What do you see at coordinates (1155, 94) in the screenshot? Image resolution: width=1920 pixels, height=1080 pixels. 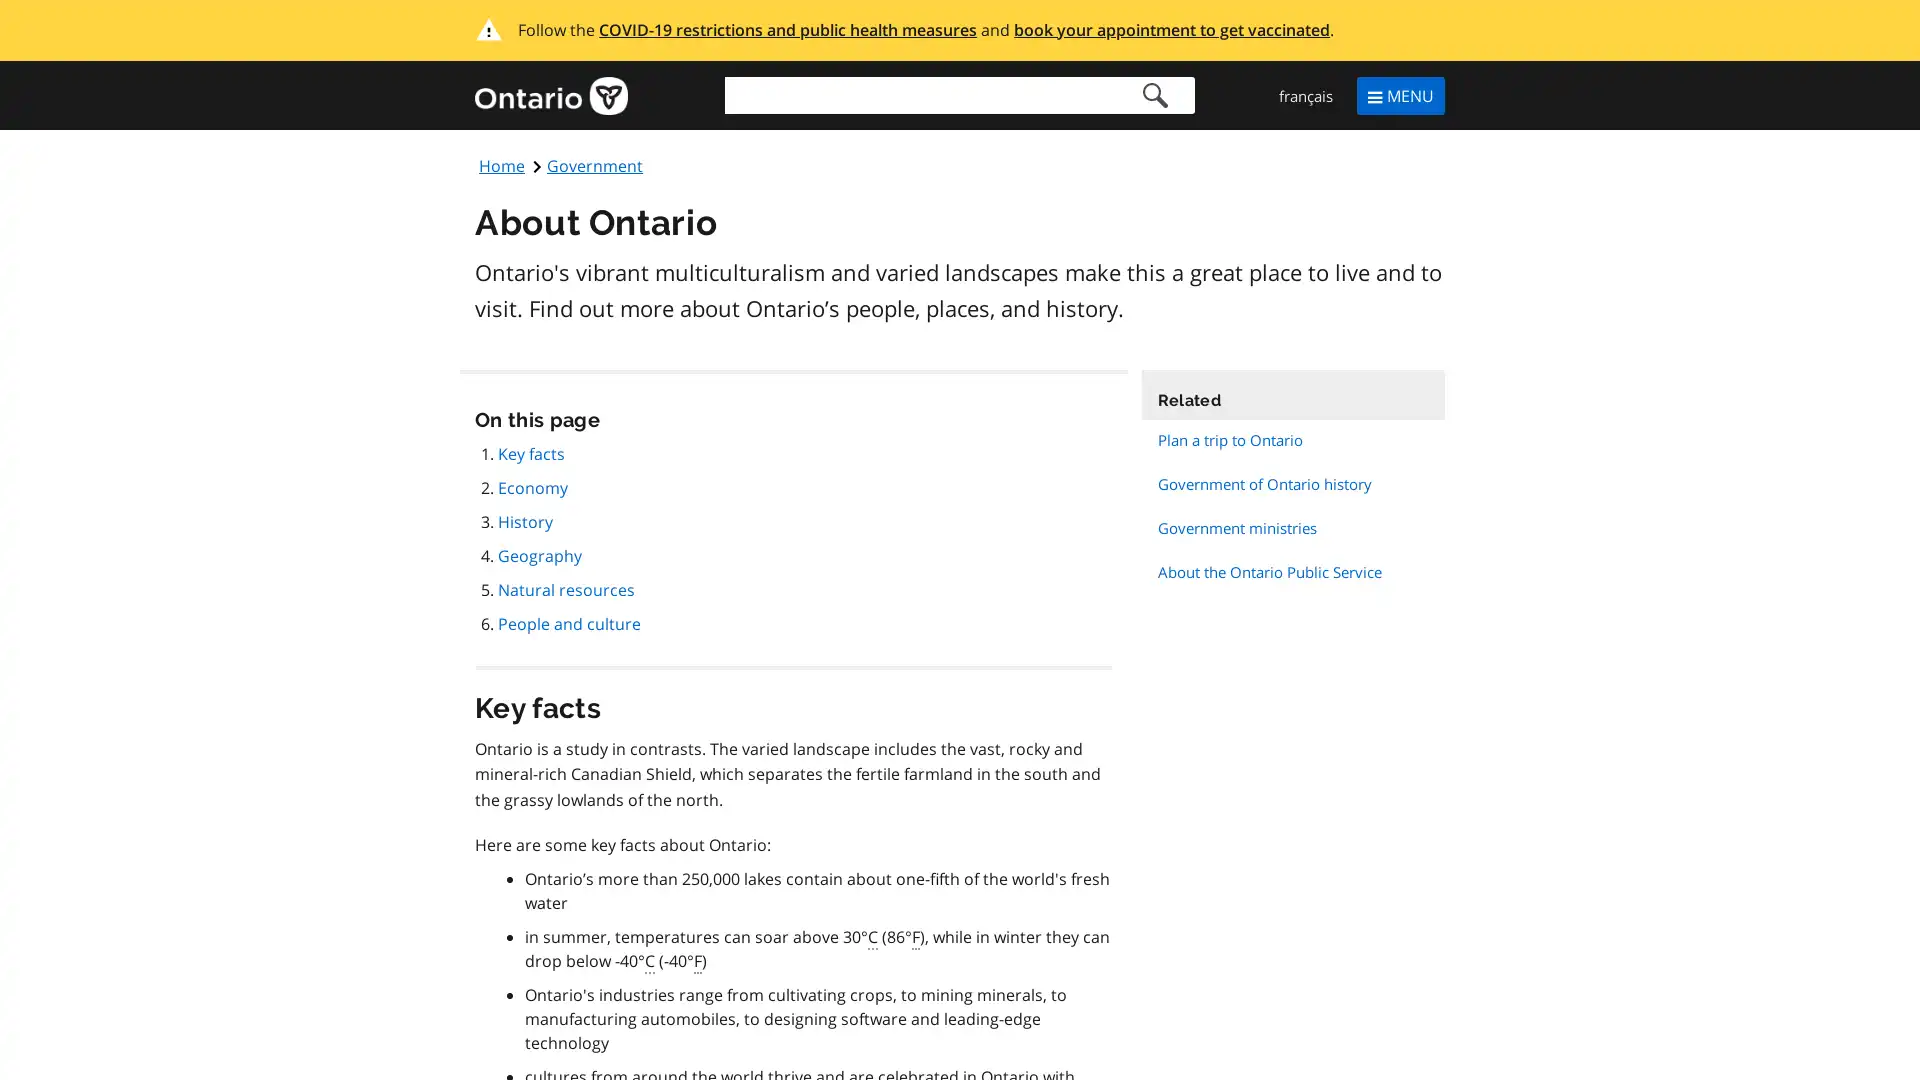 I see `Search` at bounding box center [1155, 94].